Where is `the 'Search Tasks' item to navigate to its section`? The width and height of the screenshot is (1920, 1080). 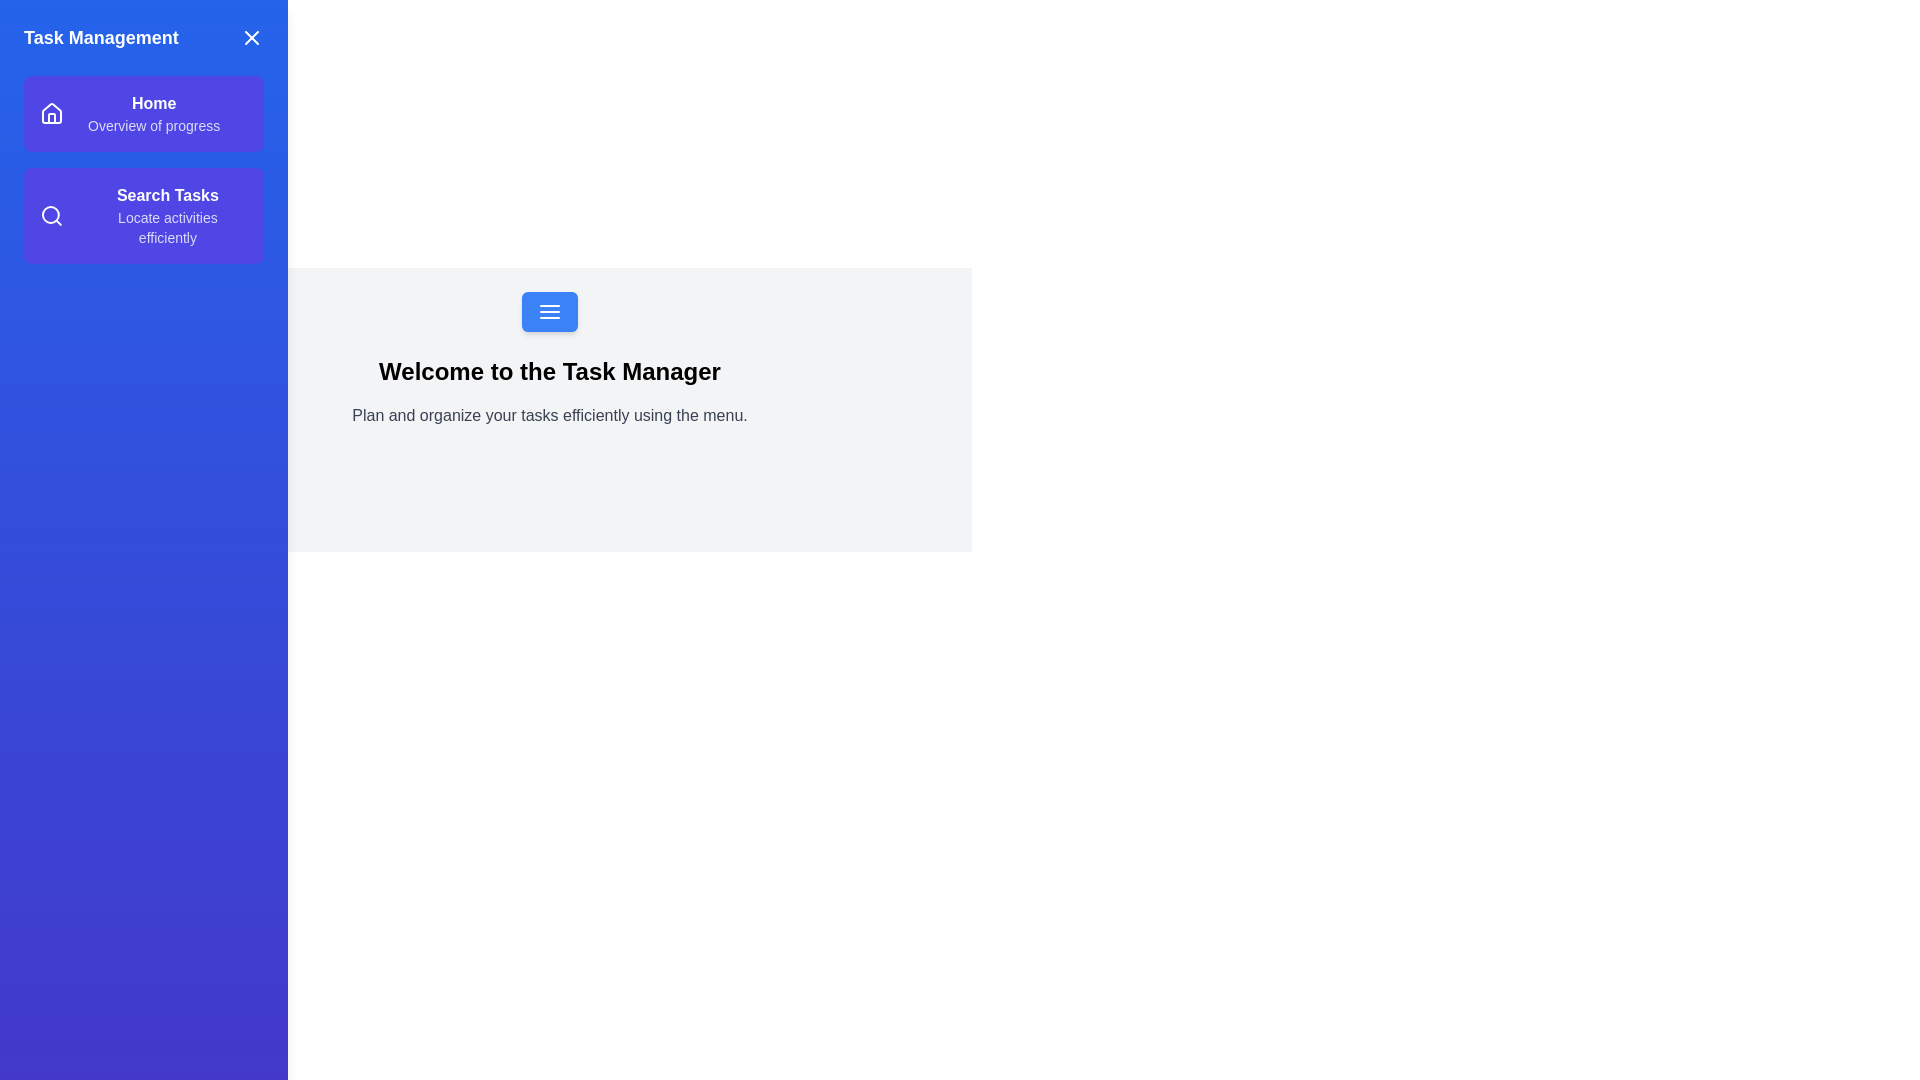 the 'Search Tasks' item to navigate to its section is located at coordinates (143, 216).